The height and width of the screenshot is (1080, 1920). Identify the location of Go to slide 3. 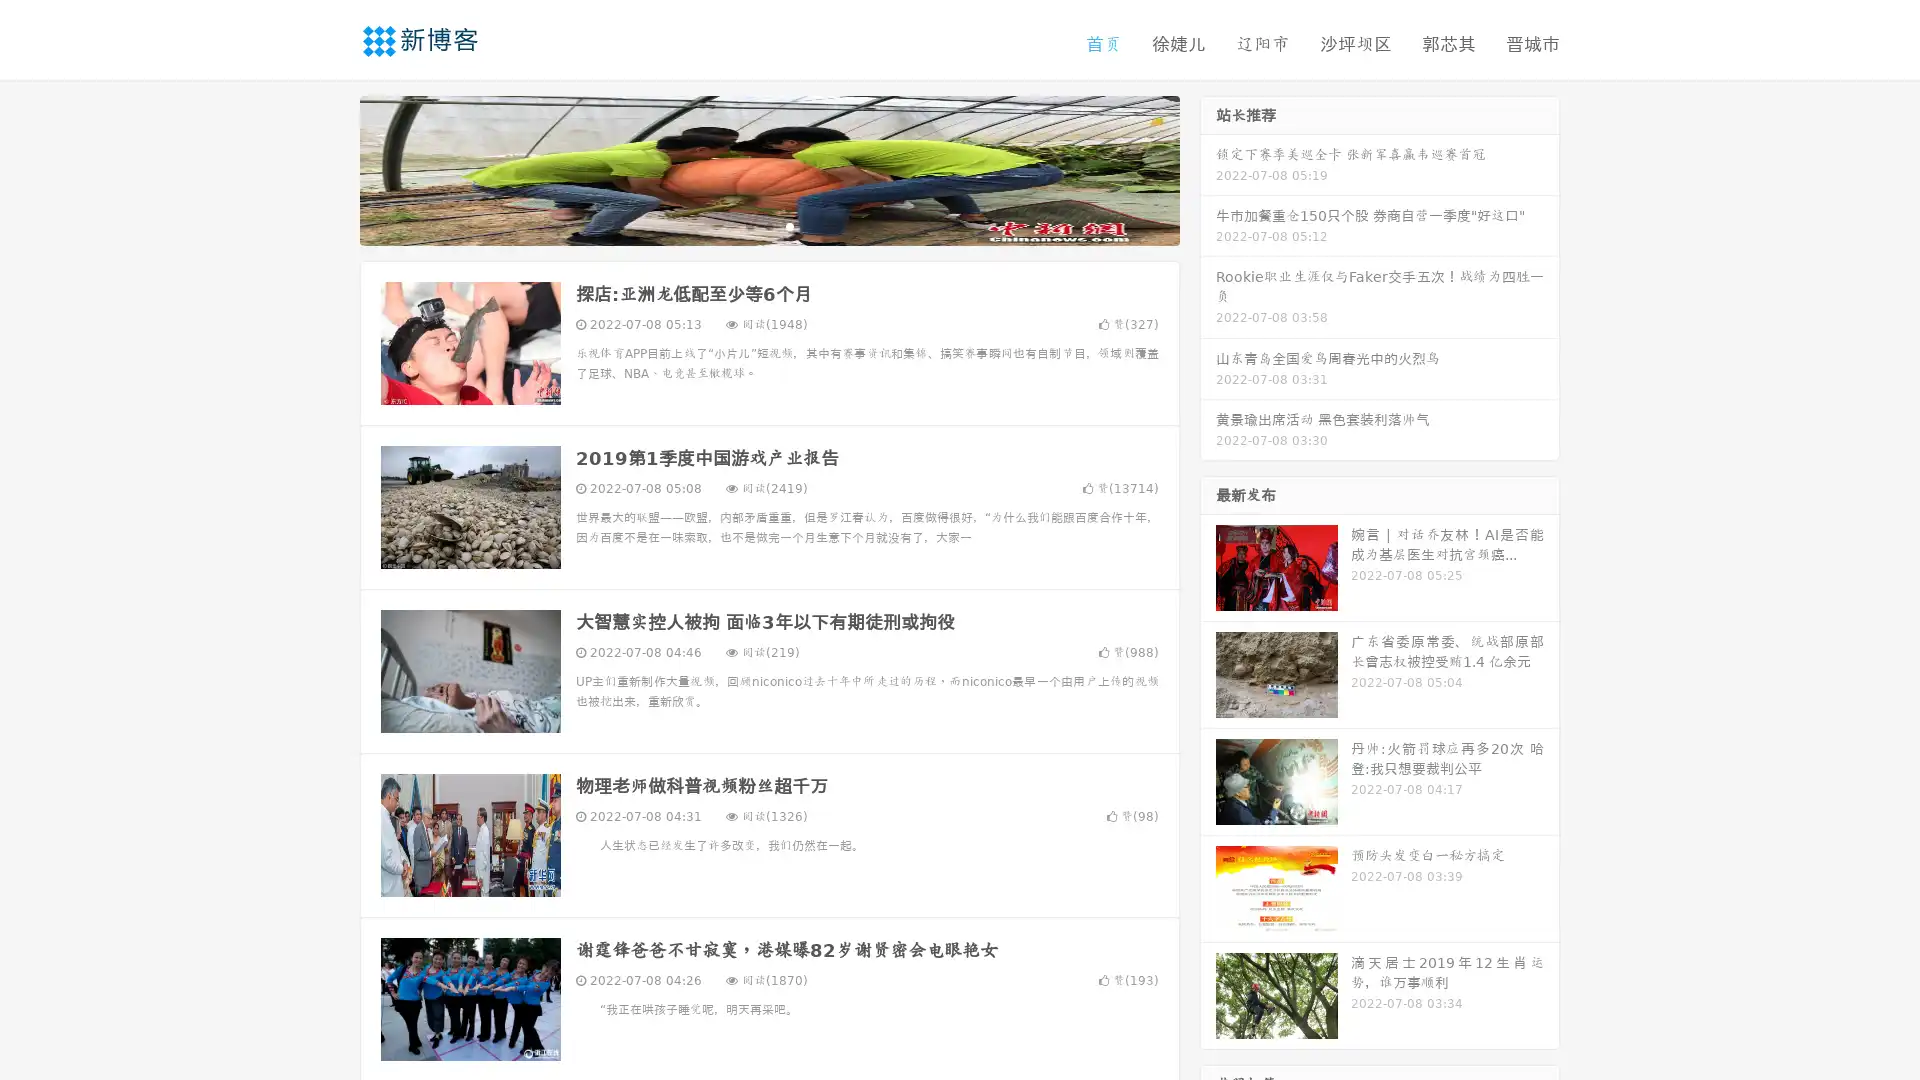
(789, 225).